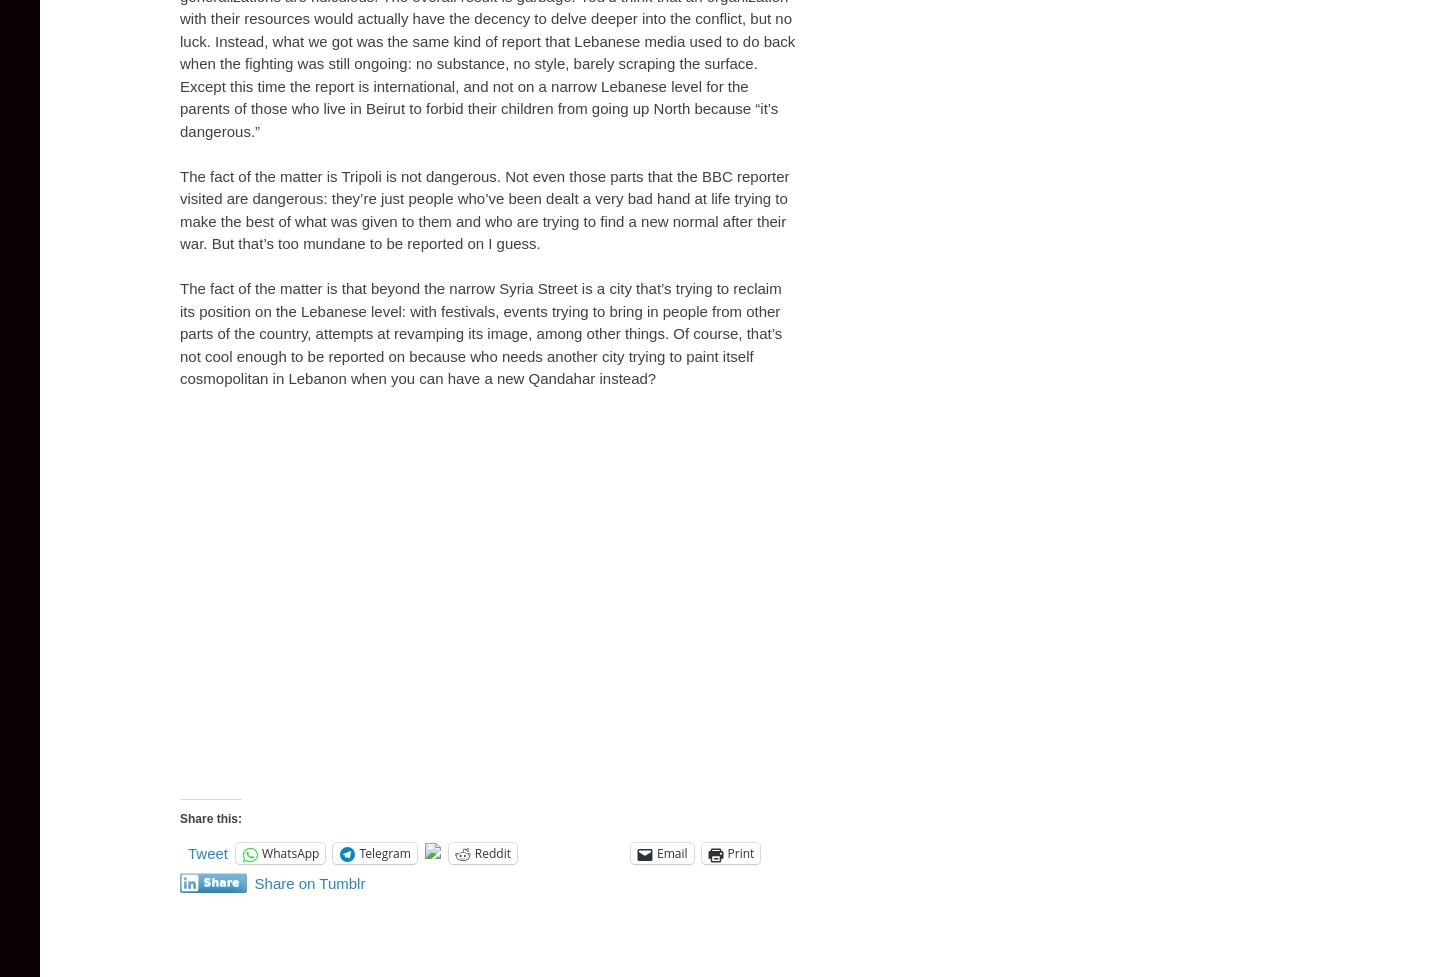 The image size is (1440, 977). I want to click on 'Share this:', so click(210, 817).